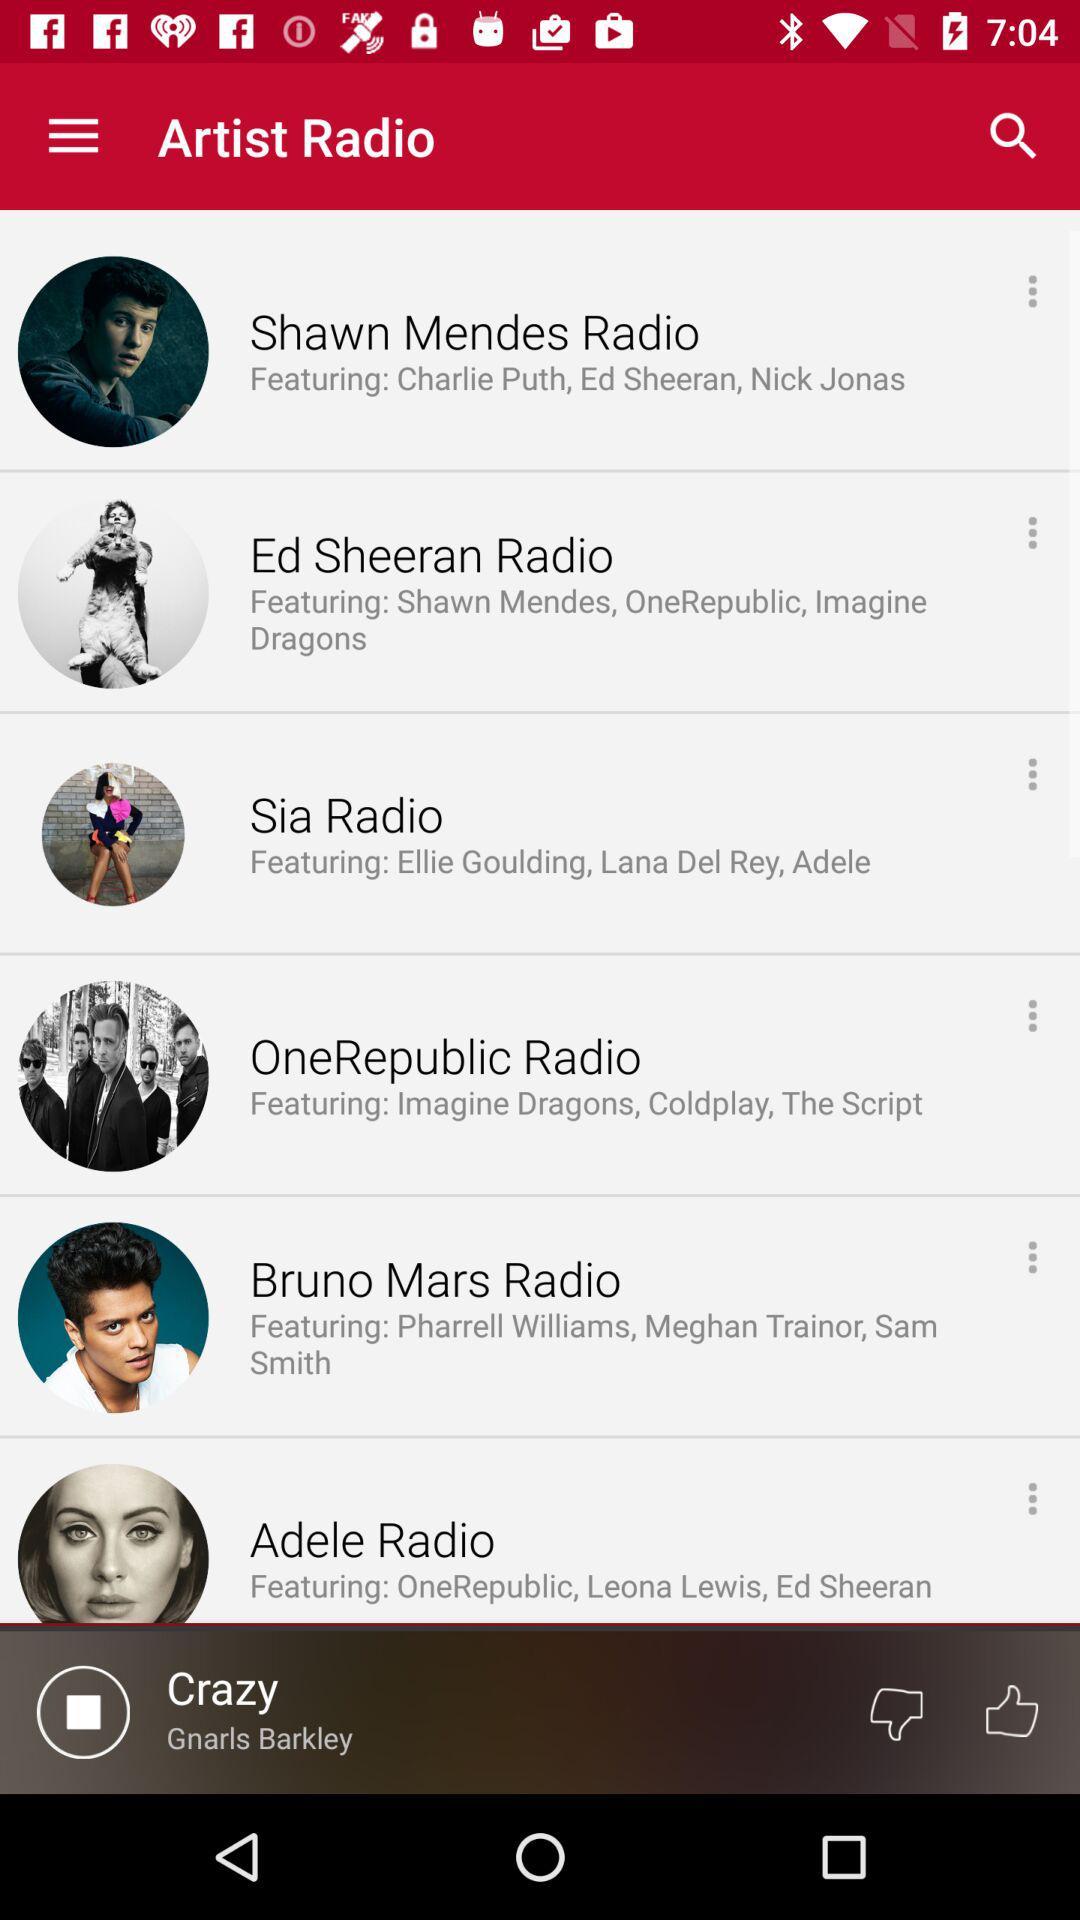  I want to click on the thumbs_up icon, so click(1012, 1711).